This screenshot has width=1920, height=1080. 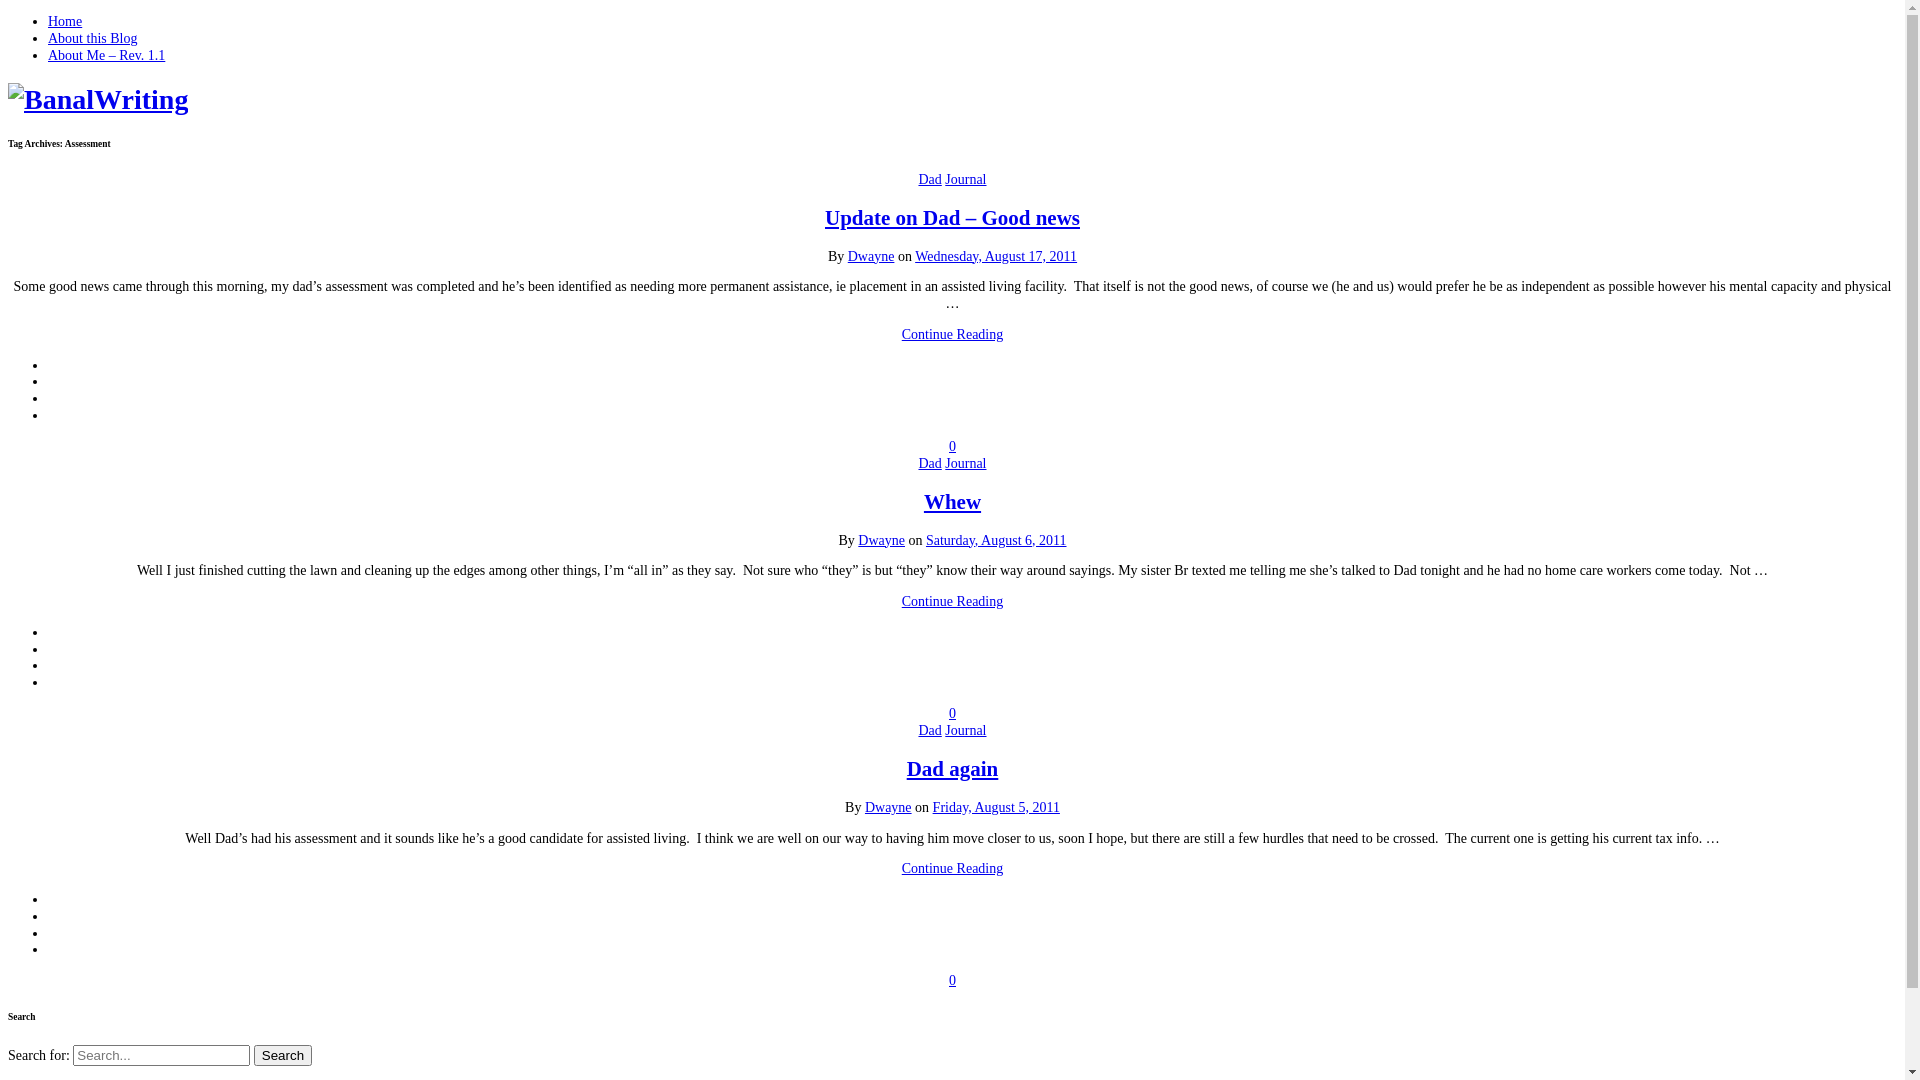 What do you see at coordinates (996, 538) in the screenshot?
I see `'Saturday, August 6, 2011'` at bounding box center [996, 538].